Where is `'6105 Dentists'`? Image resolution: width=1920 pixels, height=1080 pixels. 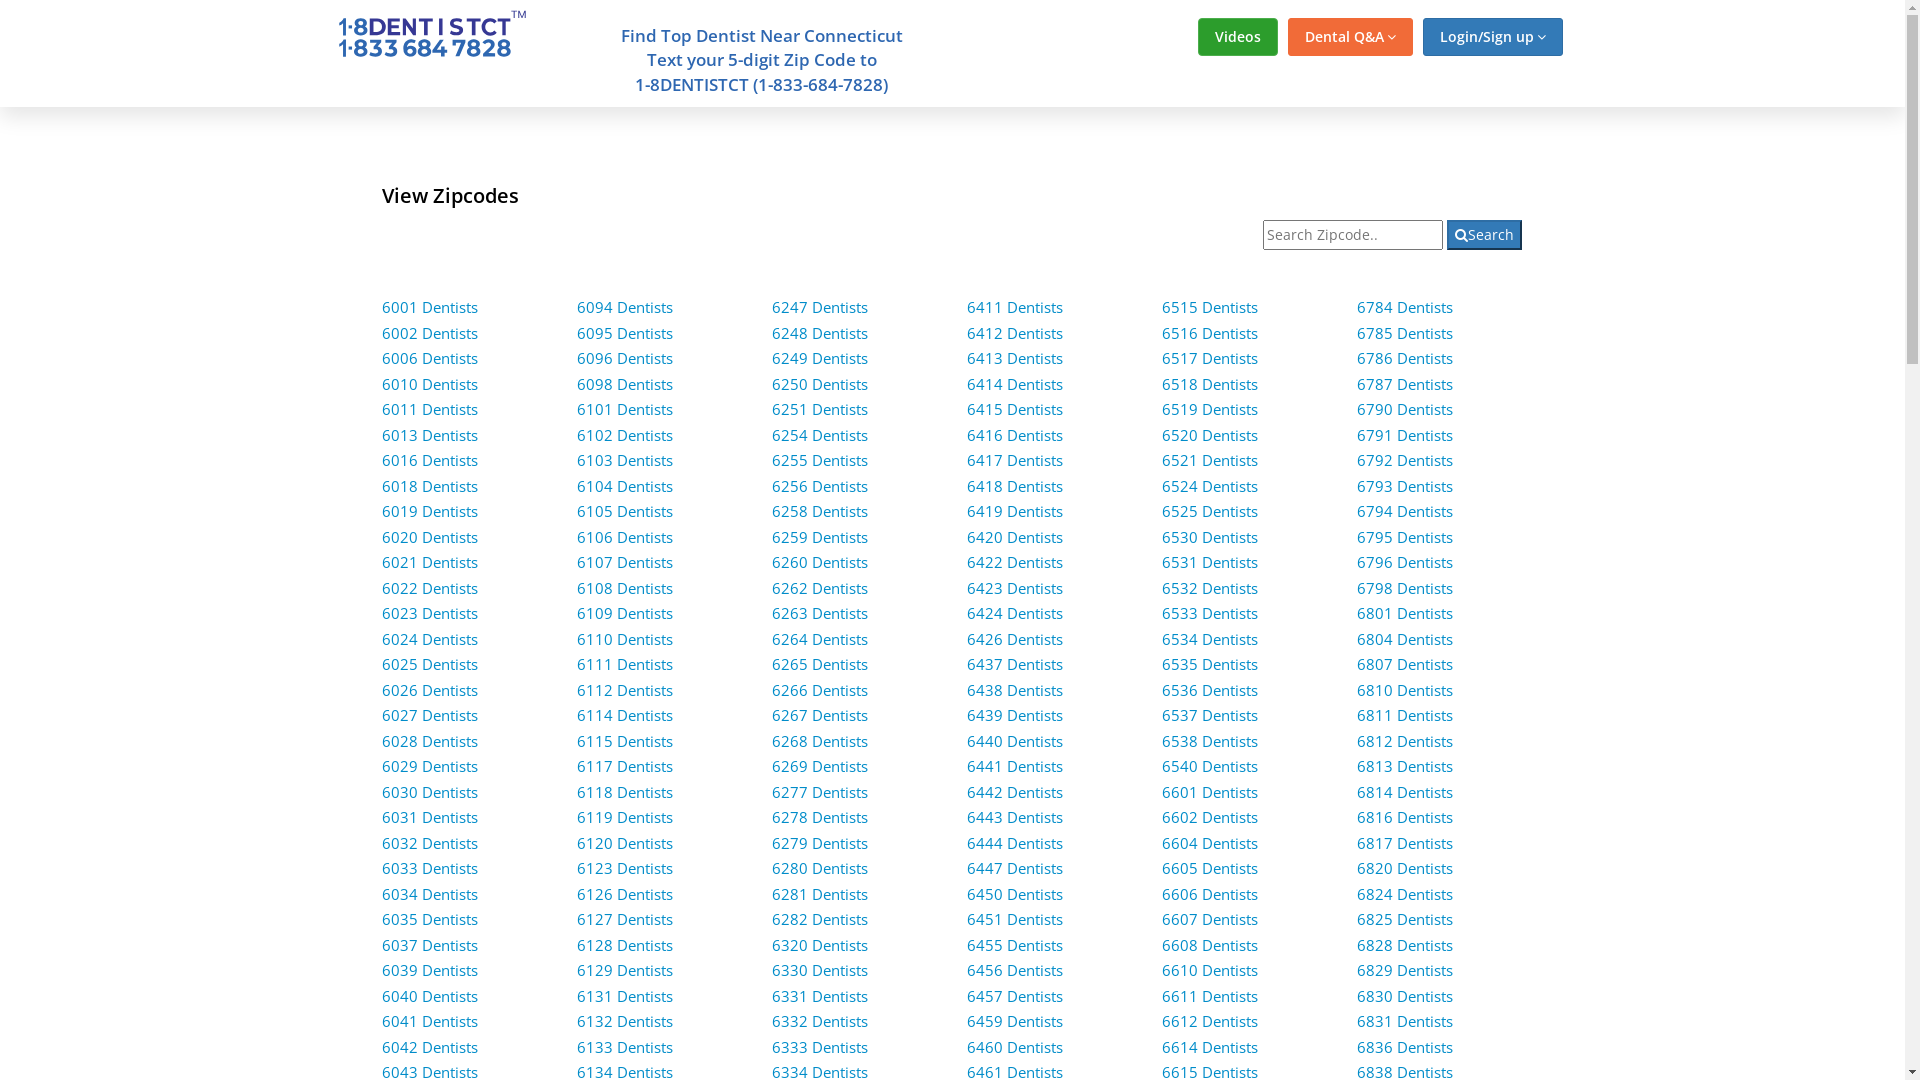
'6105 Dentists' is located at coordinates (623, 509).